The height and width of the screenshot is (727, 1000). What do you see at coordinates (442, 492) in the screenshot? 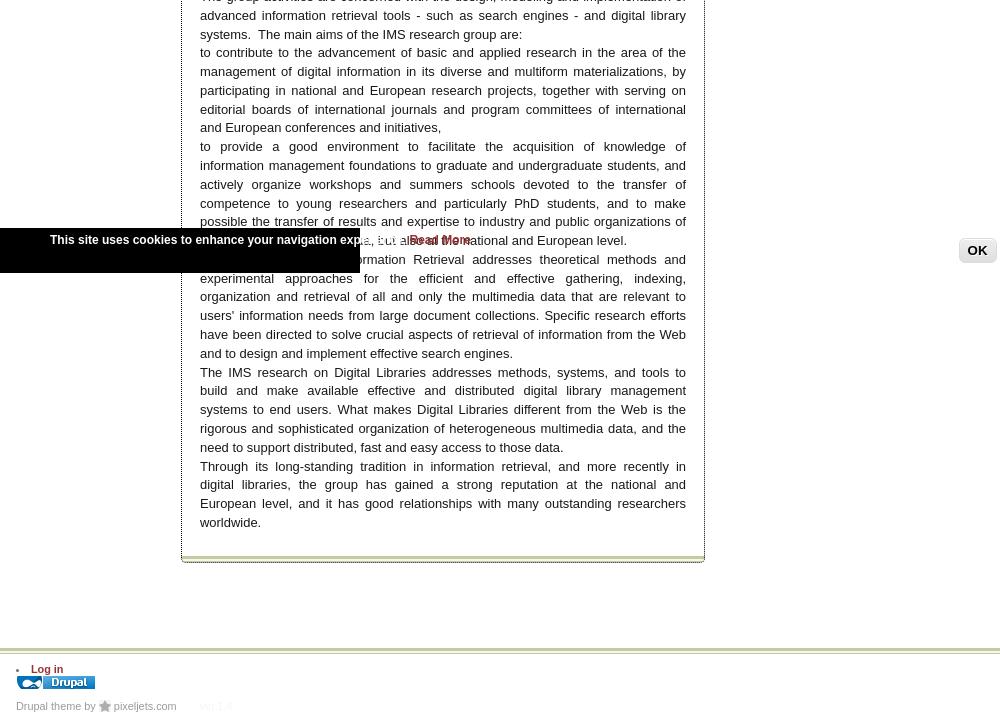
I see `'Through its long-standing tradition in information retrieval, and more recently in digital libraries, the group has gained a strong reputation at the national and European level, and it has good relationships with many outstanding researchers worldwide.'` at bounding box center [442, 492].